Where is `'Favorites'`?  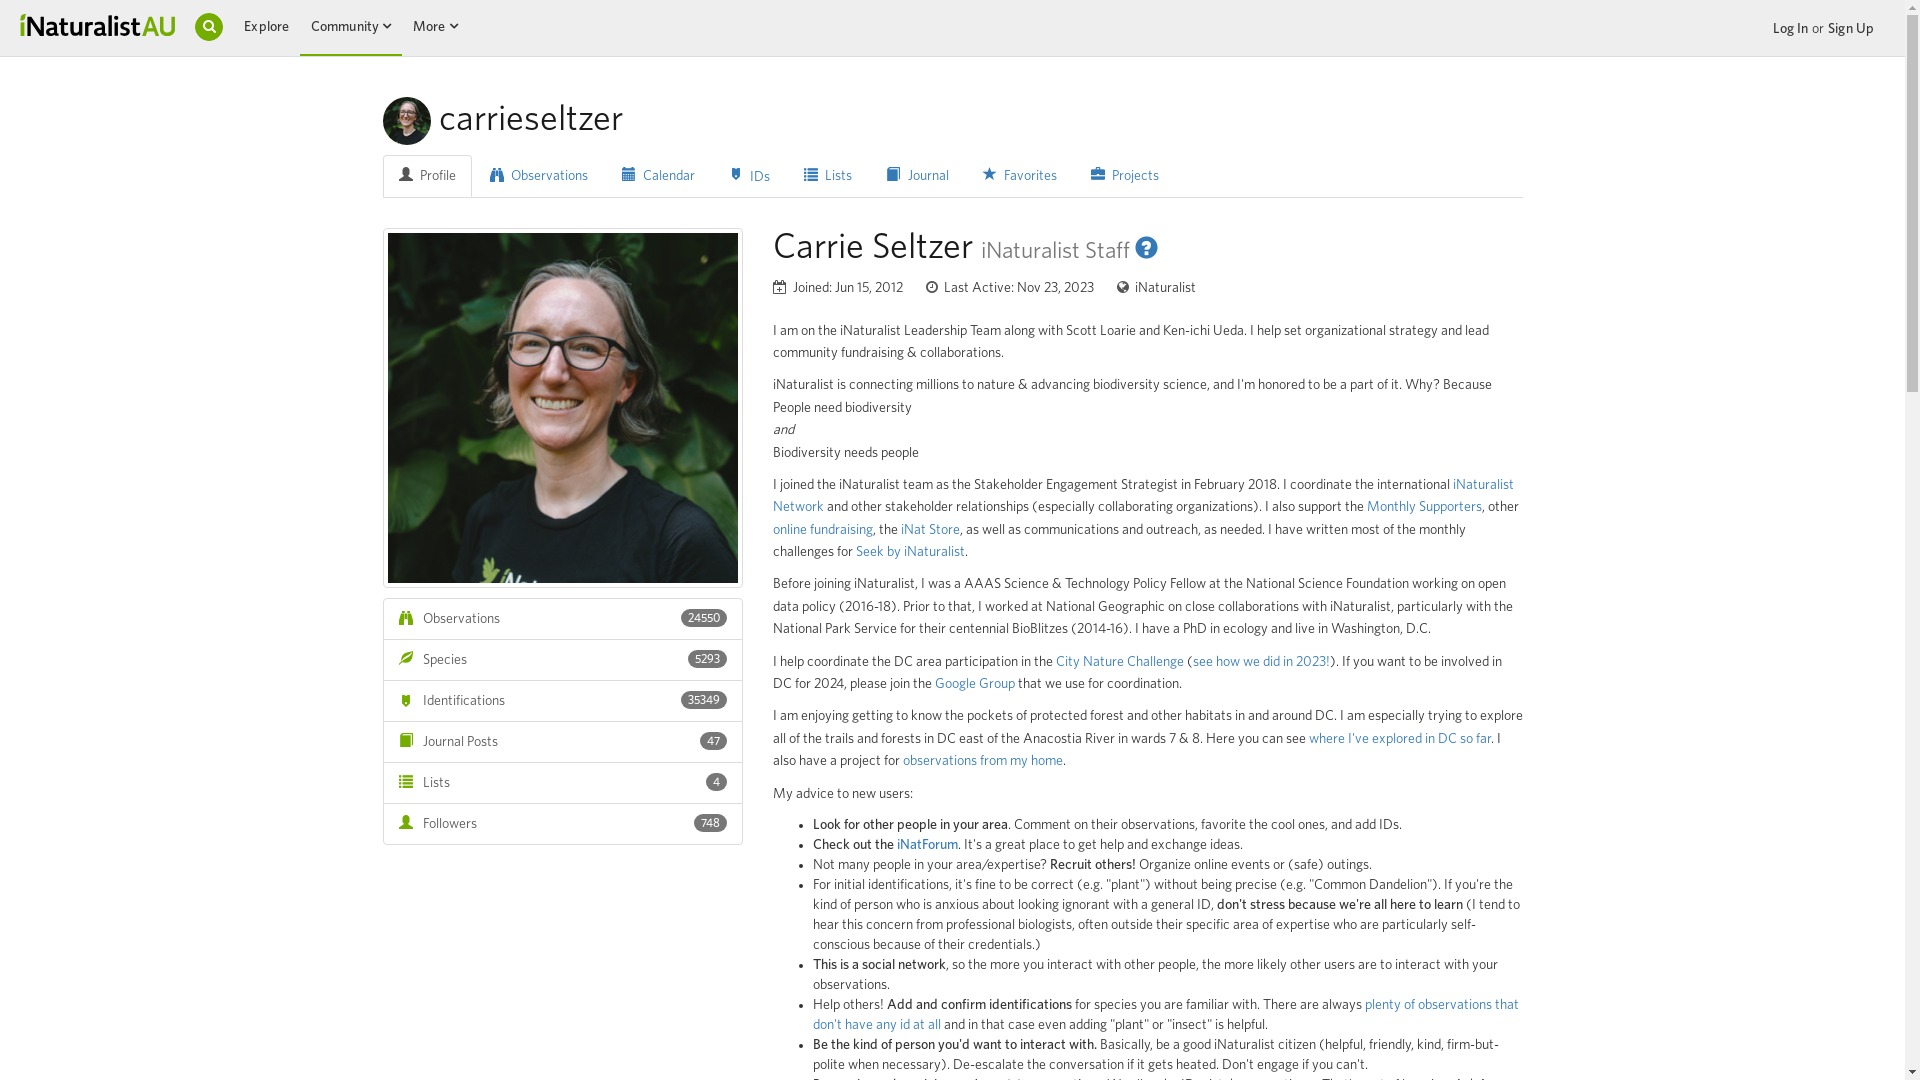
'Favorites' is located at coordinates (1019, 175).